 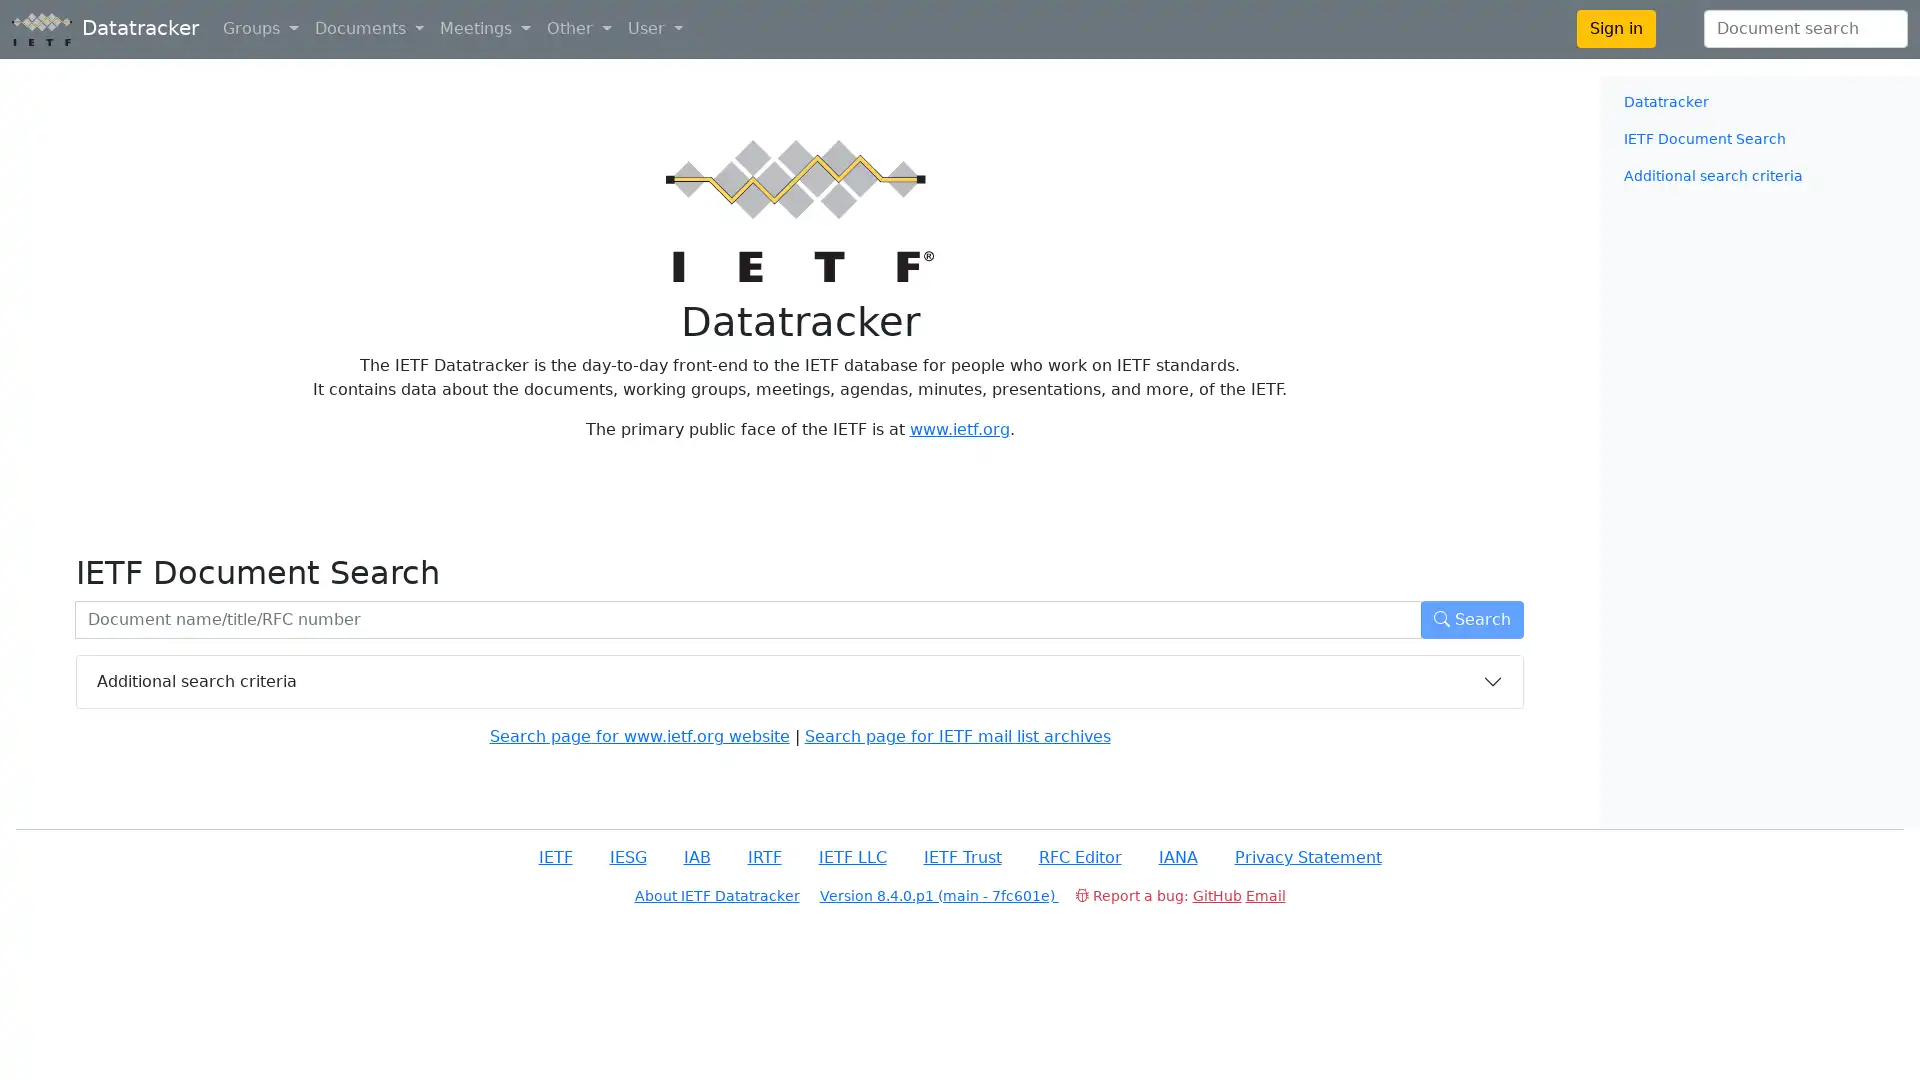 I want to click on Search, so click(x=1472, y=617).